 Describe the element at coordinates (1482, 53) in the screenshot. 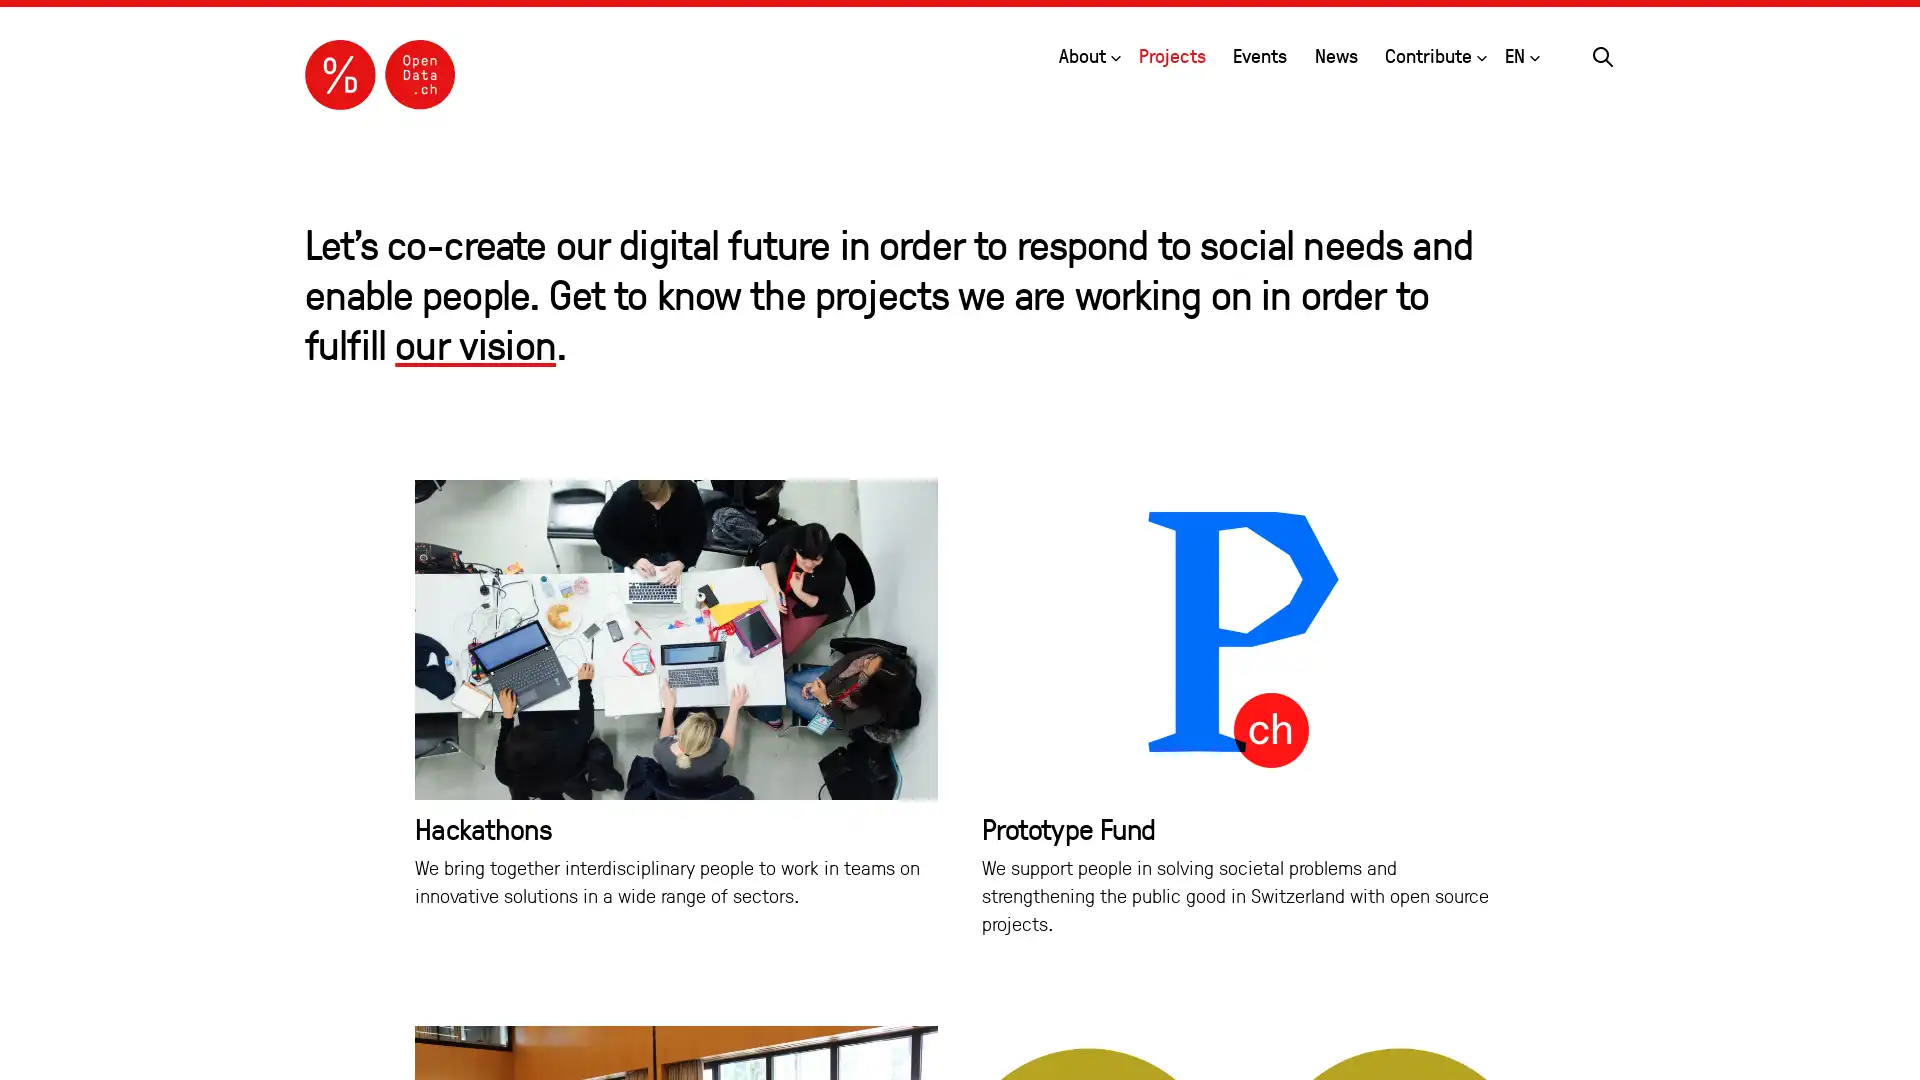

I see `Open` at that location.